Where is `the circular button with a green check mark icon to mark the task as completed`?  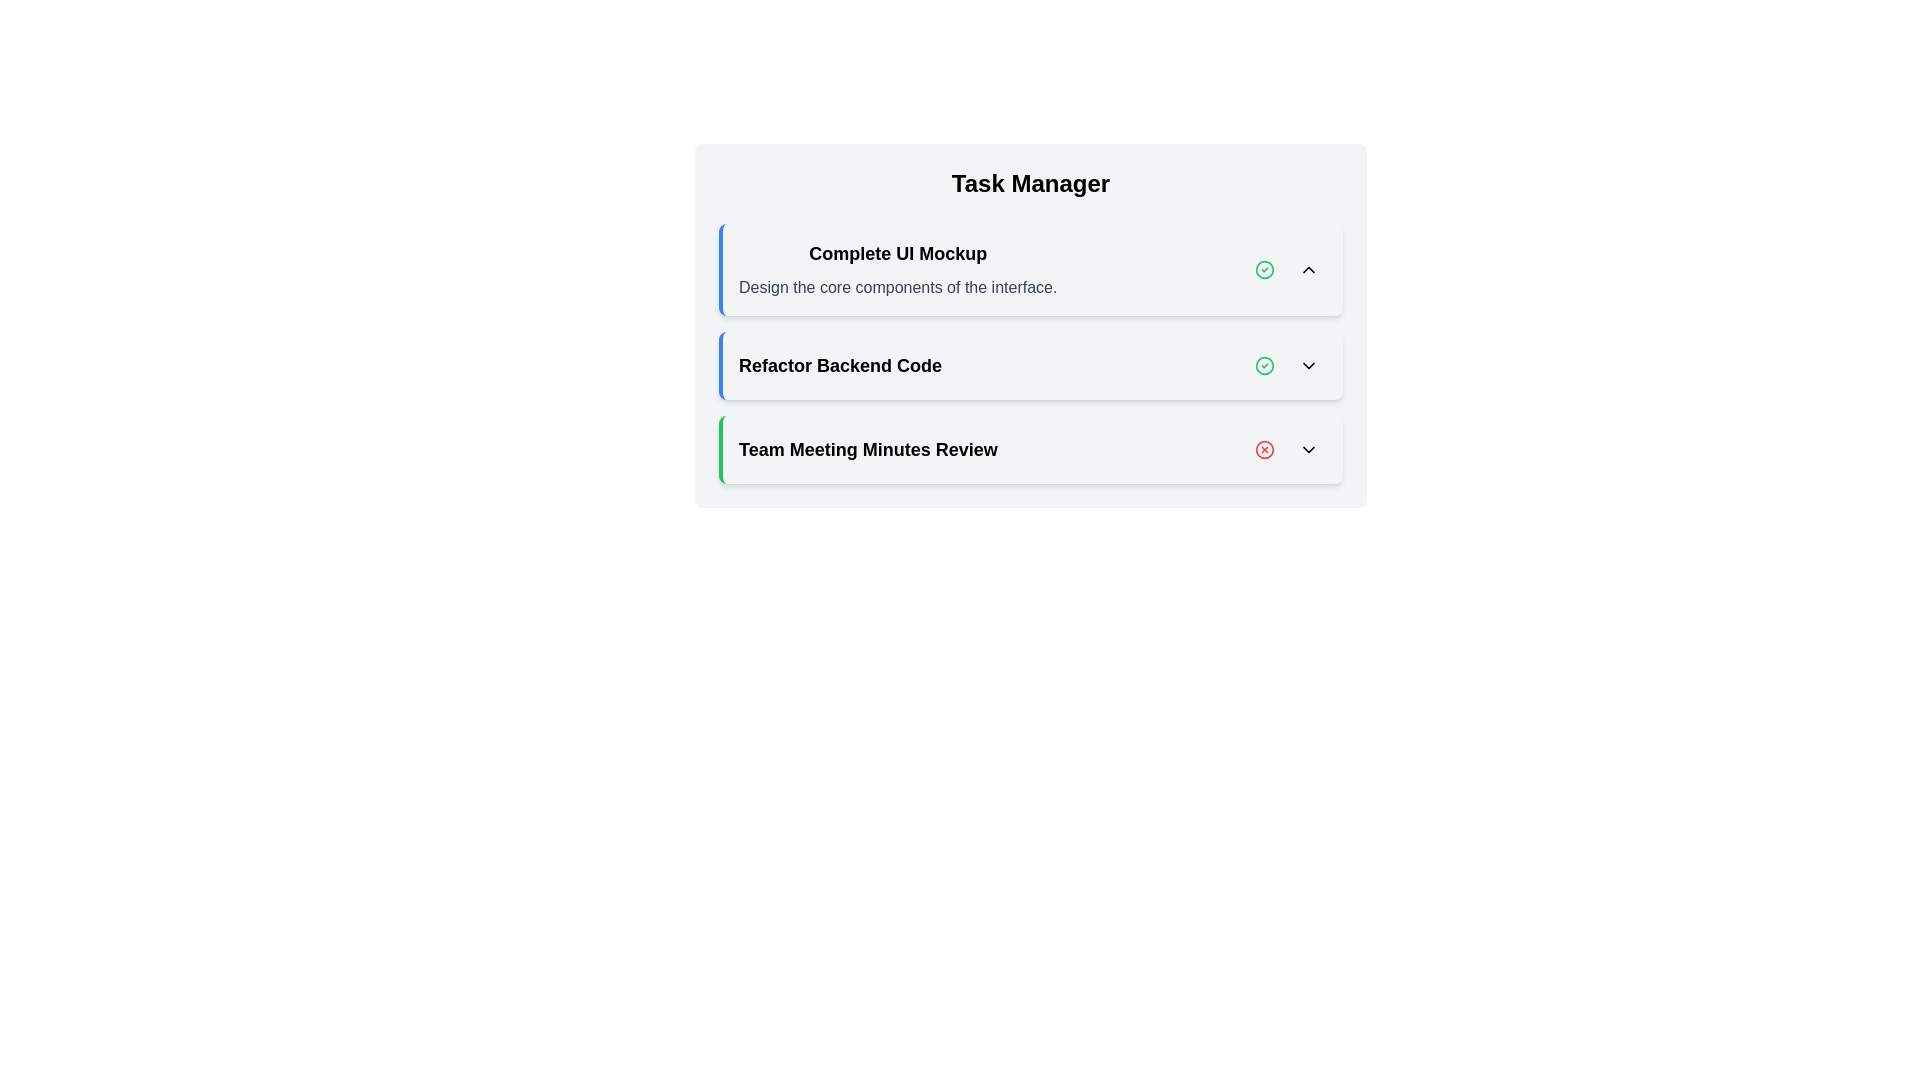 the circular button with a green check mark icon to mark the task as completed is located at coordinates (1264, 366).